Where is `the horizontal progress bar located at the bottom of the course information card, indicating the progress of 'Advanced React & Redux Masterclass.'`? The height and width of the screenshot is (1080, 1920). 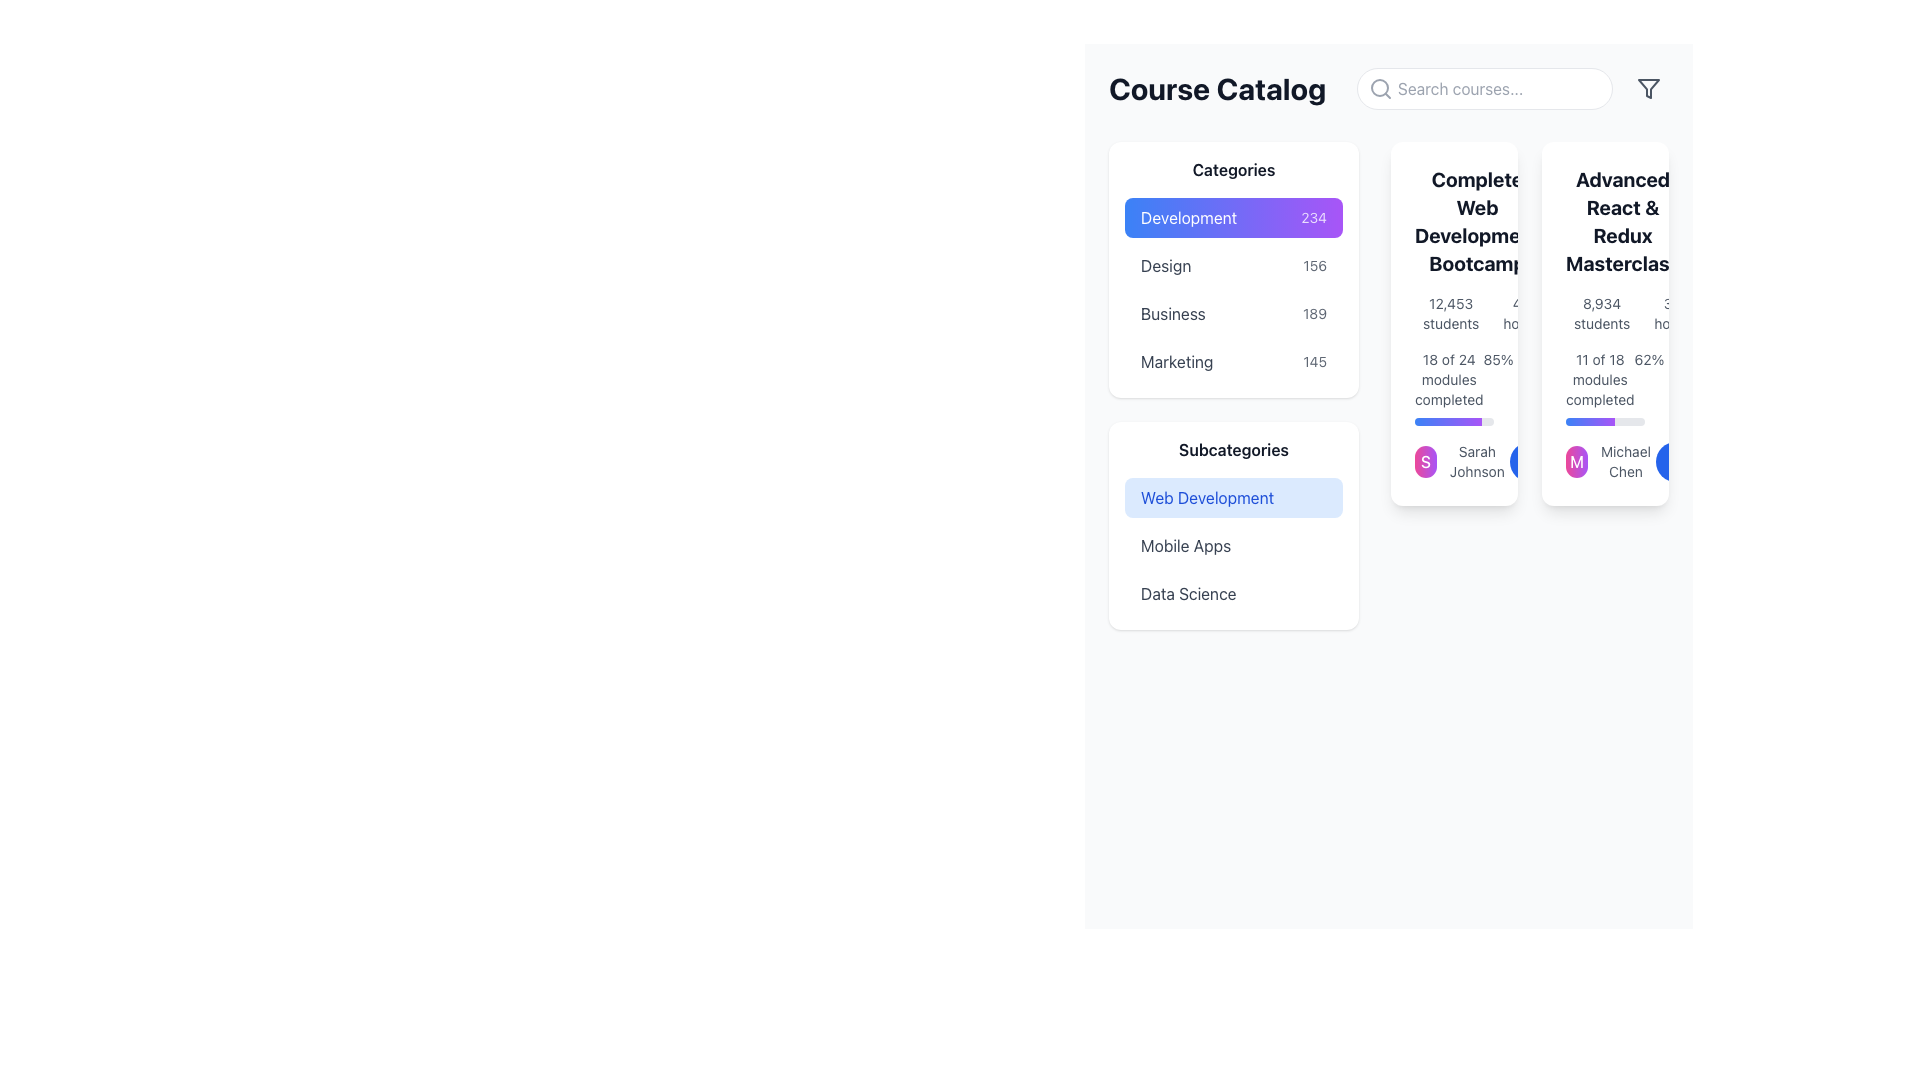
the horizontal progress bar located at the bottom of the course information card, indicating the progress of 'Advanced React & Redux Masterclass.' is located at coordinates (1605, 420).